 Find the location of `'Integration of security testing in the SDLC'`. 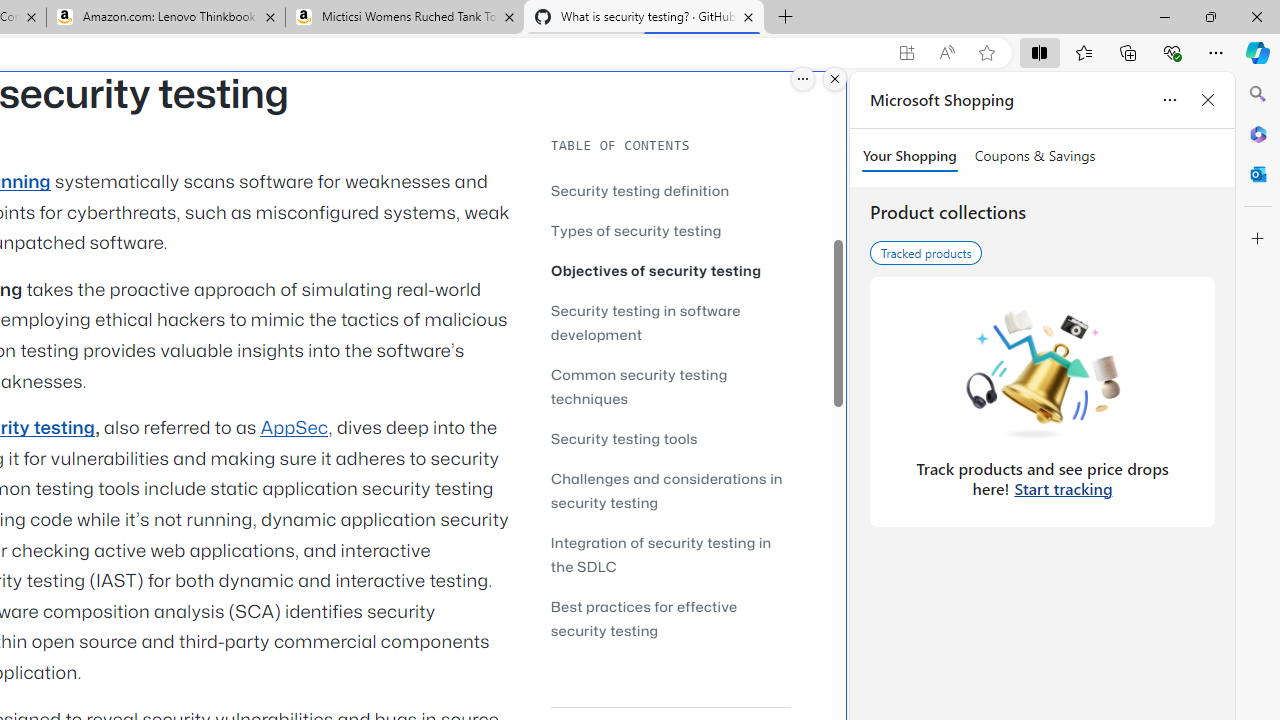

'Integration of security testing in the SDLC' is located at coordinates (661, 554).